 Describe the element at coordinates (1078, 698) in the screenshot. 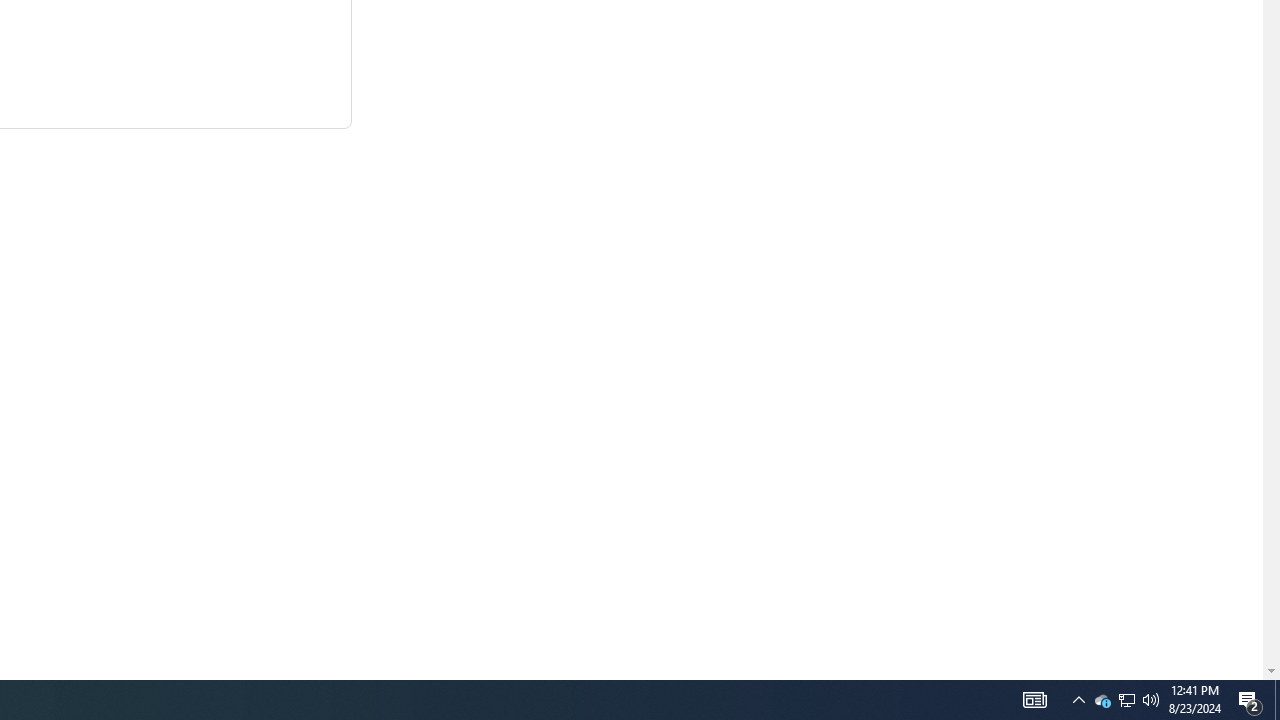

I see `'AutomationID: 4105'` at that location.